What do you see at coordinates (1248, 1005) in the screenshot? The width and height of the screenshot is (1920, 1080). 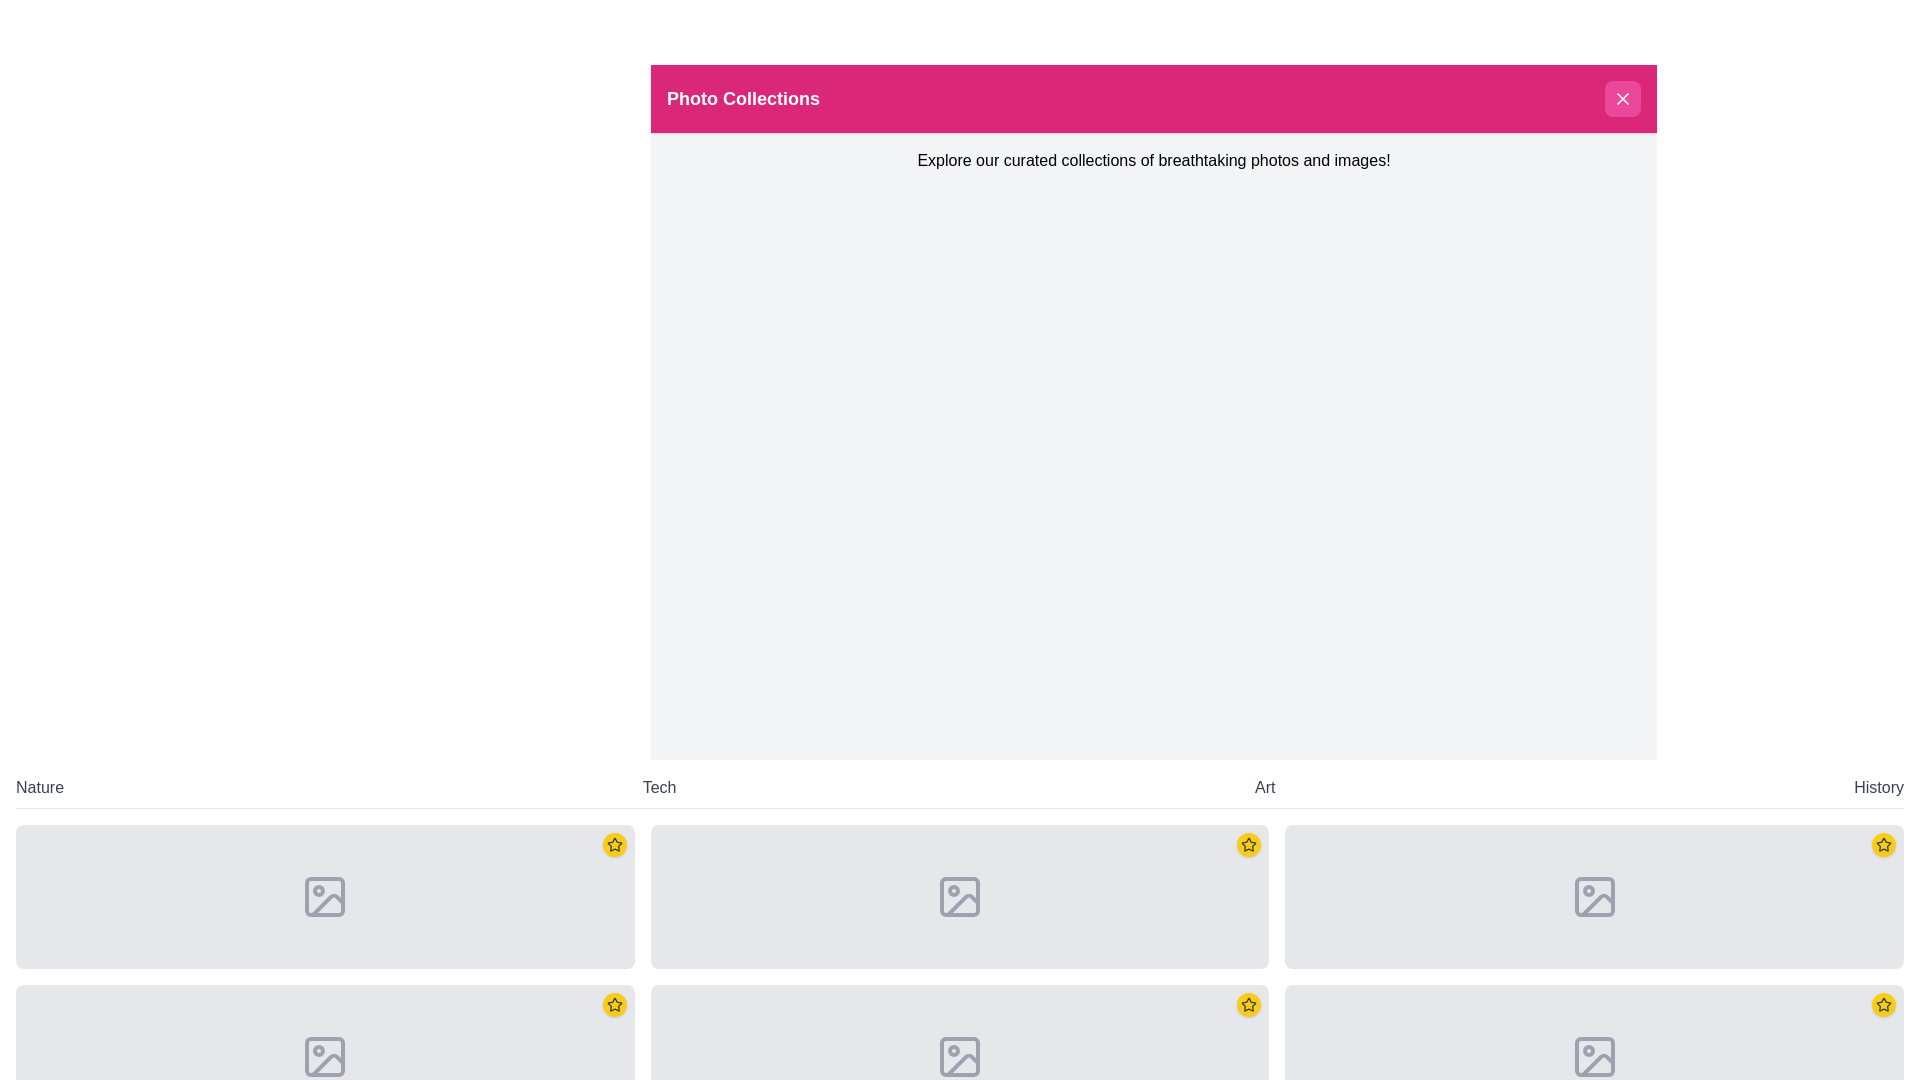 I see `the star-shaped icon outlined with a thin stroke and styled in yellow, located at the top-right corner of the image placeholder in the third column under the 'Art' category` at bounding box center [1248, 1005].